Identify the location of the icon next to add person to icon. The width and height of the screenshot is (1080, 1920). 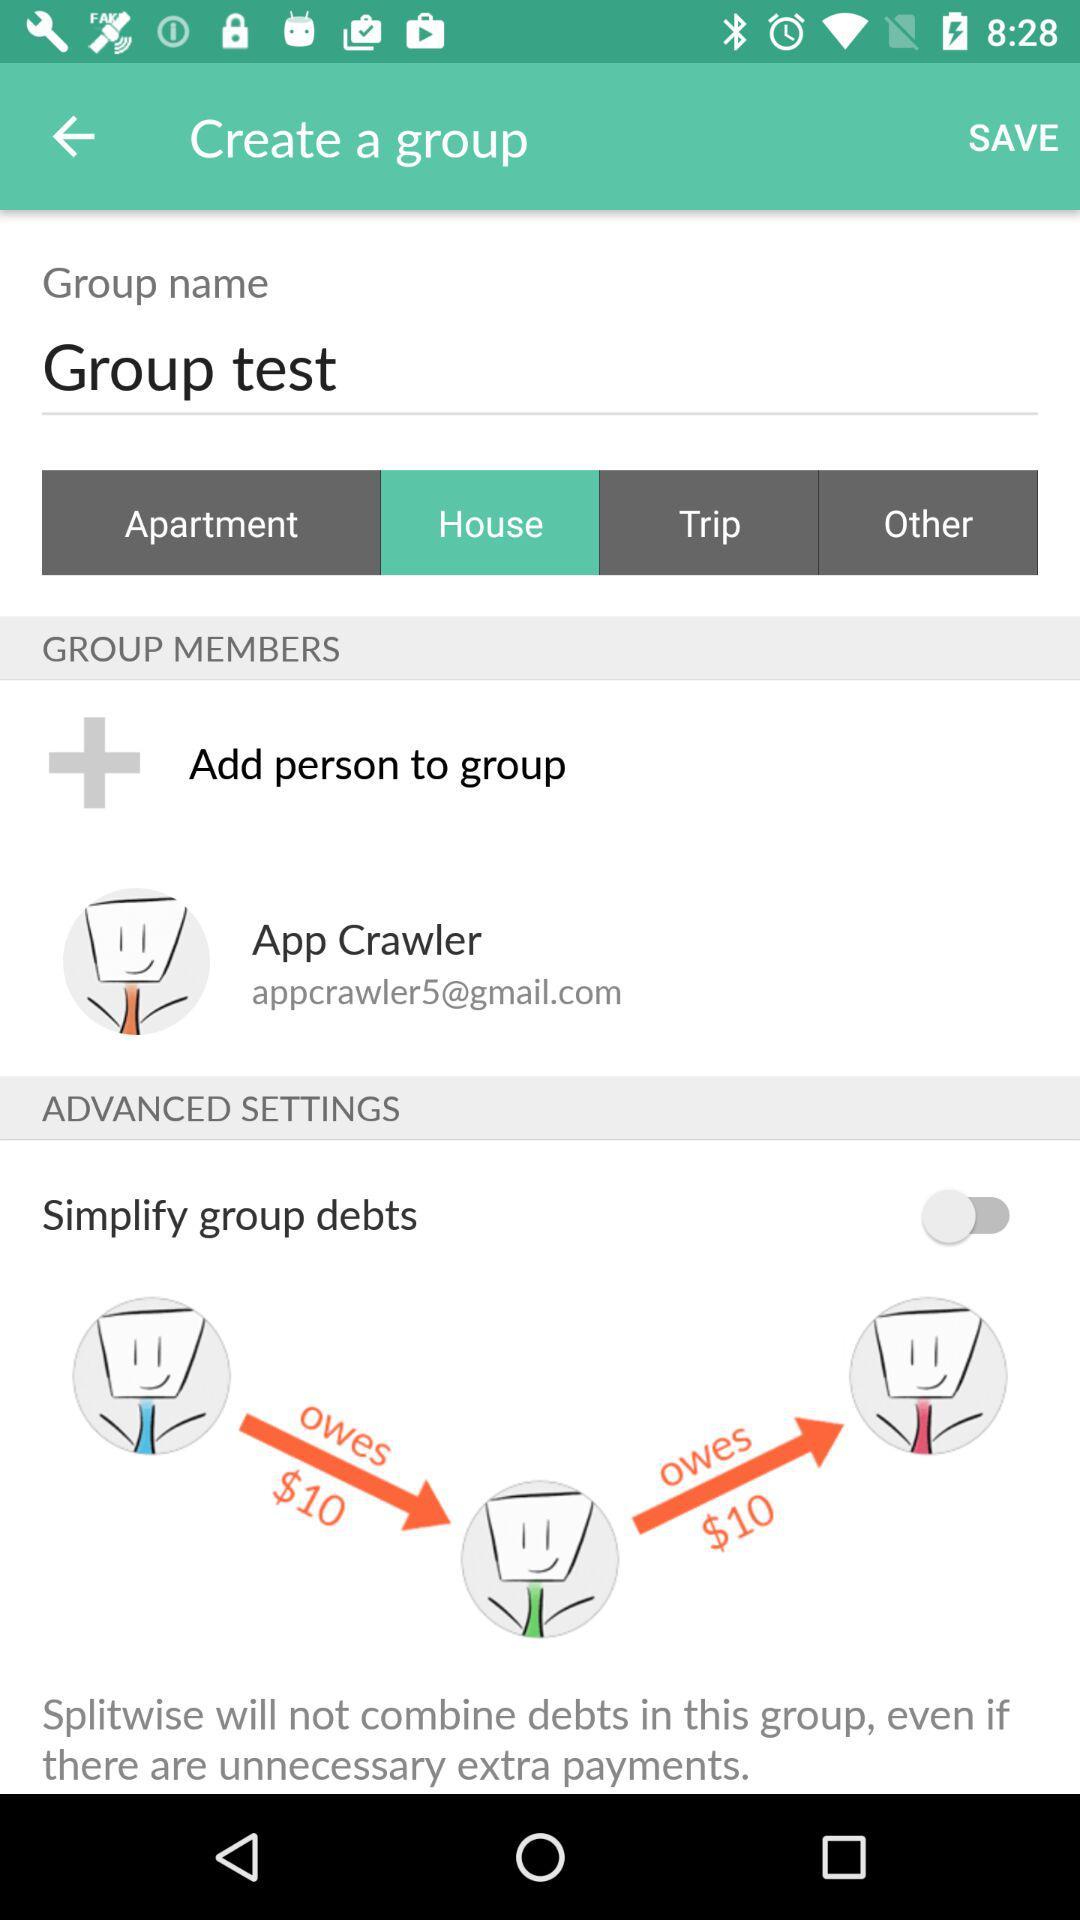
(94, 761).